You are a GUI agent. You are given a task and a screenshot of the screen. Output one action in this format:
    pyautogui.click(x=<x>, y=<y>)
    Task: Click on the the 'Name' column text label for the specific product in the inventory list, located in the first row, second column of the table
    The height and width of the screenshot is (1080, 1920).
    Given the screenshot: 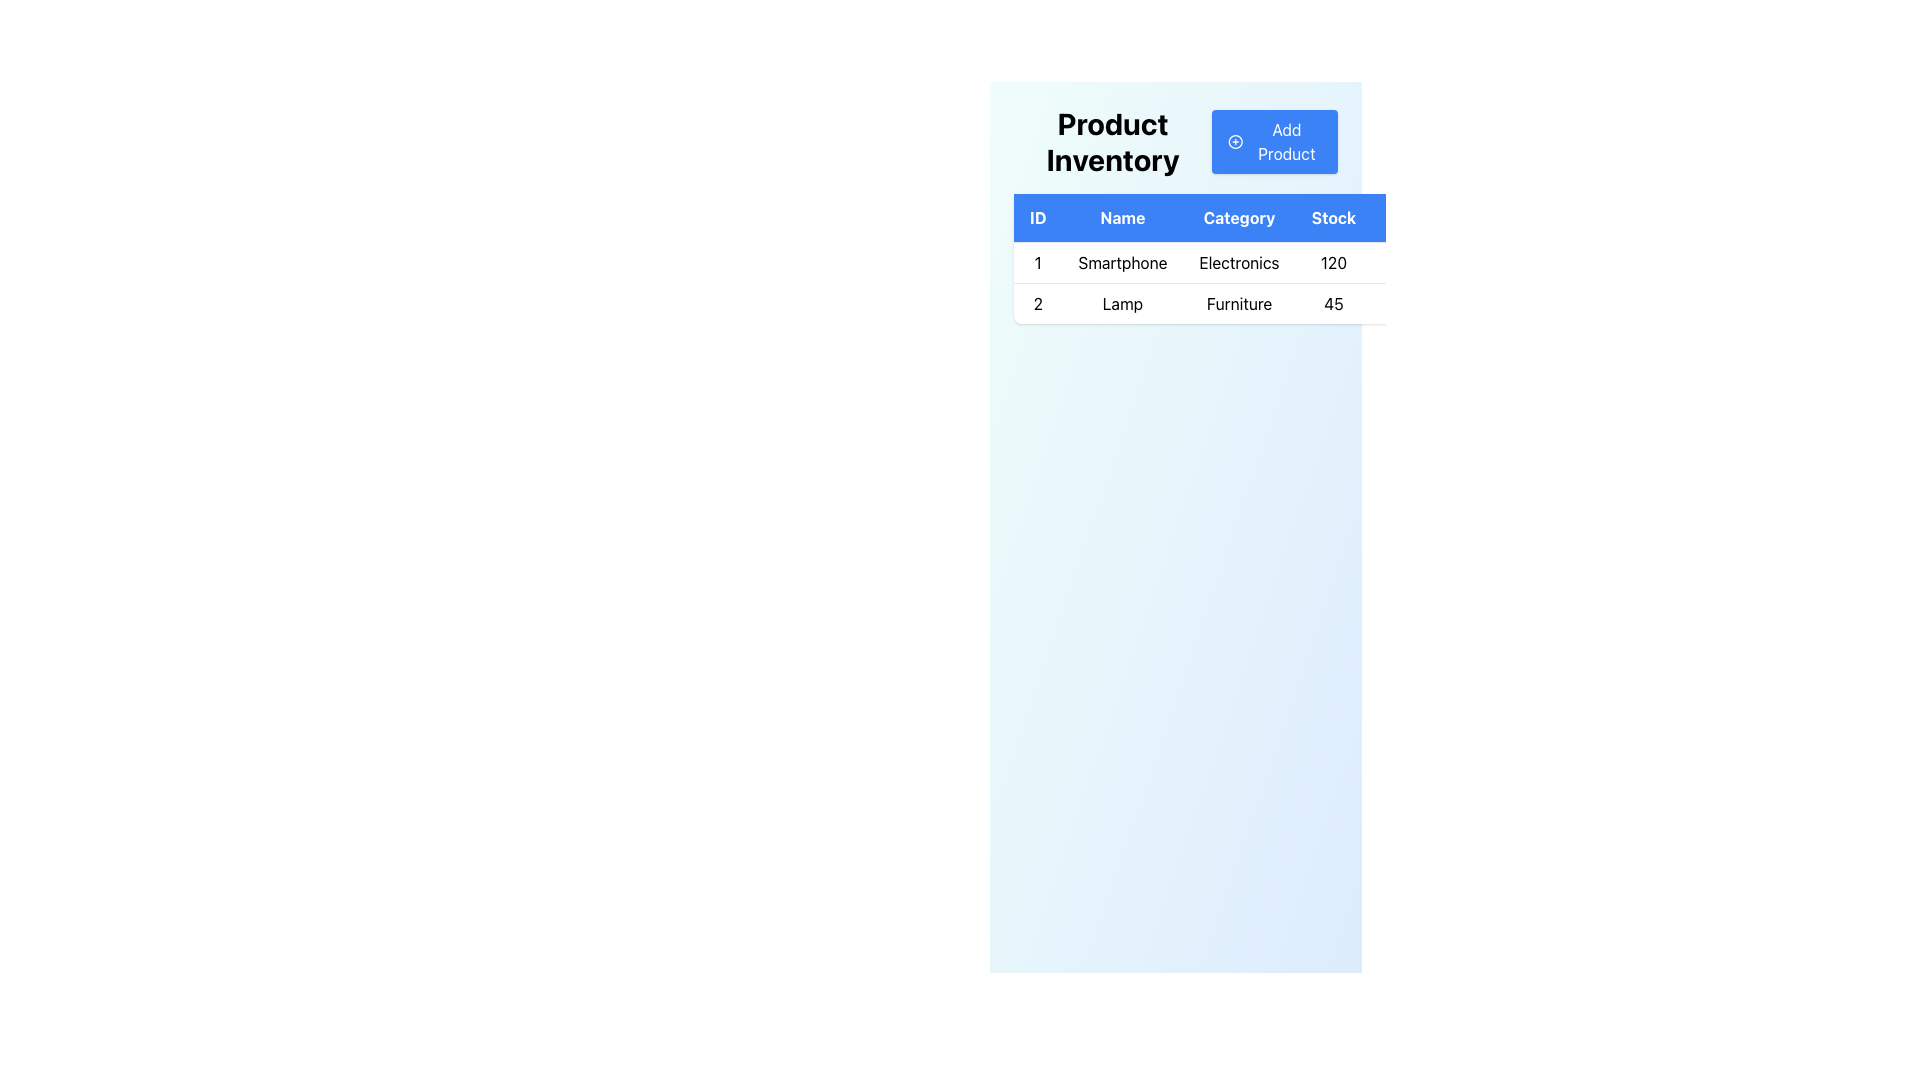 What is the action you would take?
    pyautogui.click(x=1123, y=261)
    